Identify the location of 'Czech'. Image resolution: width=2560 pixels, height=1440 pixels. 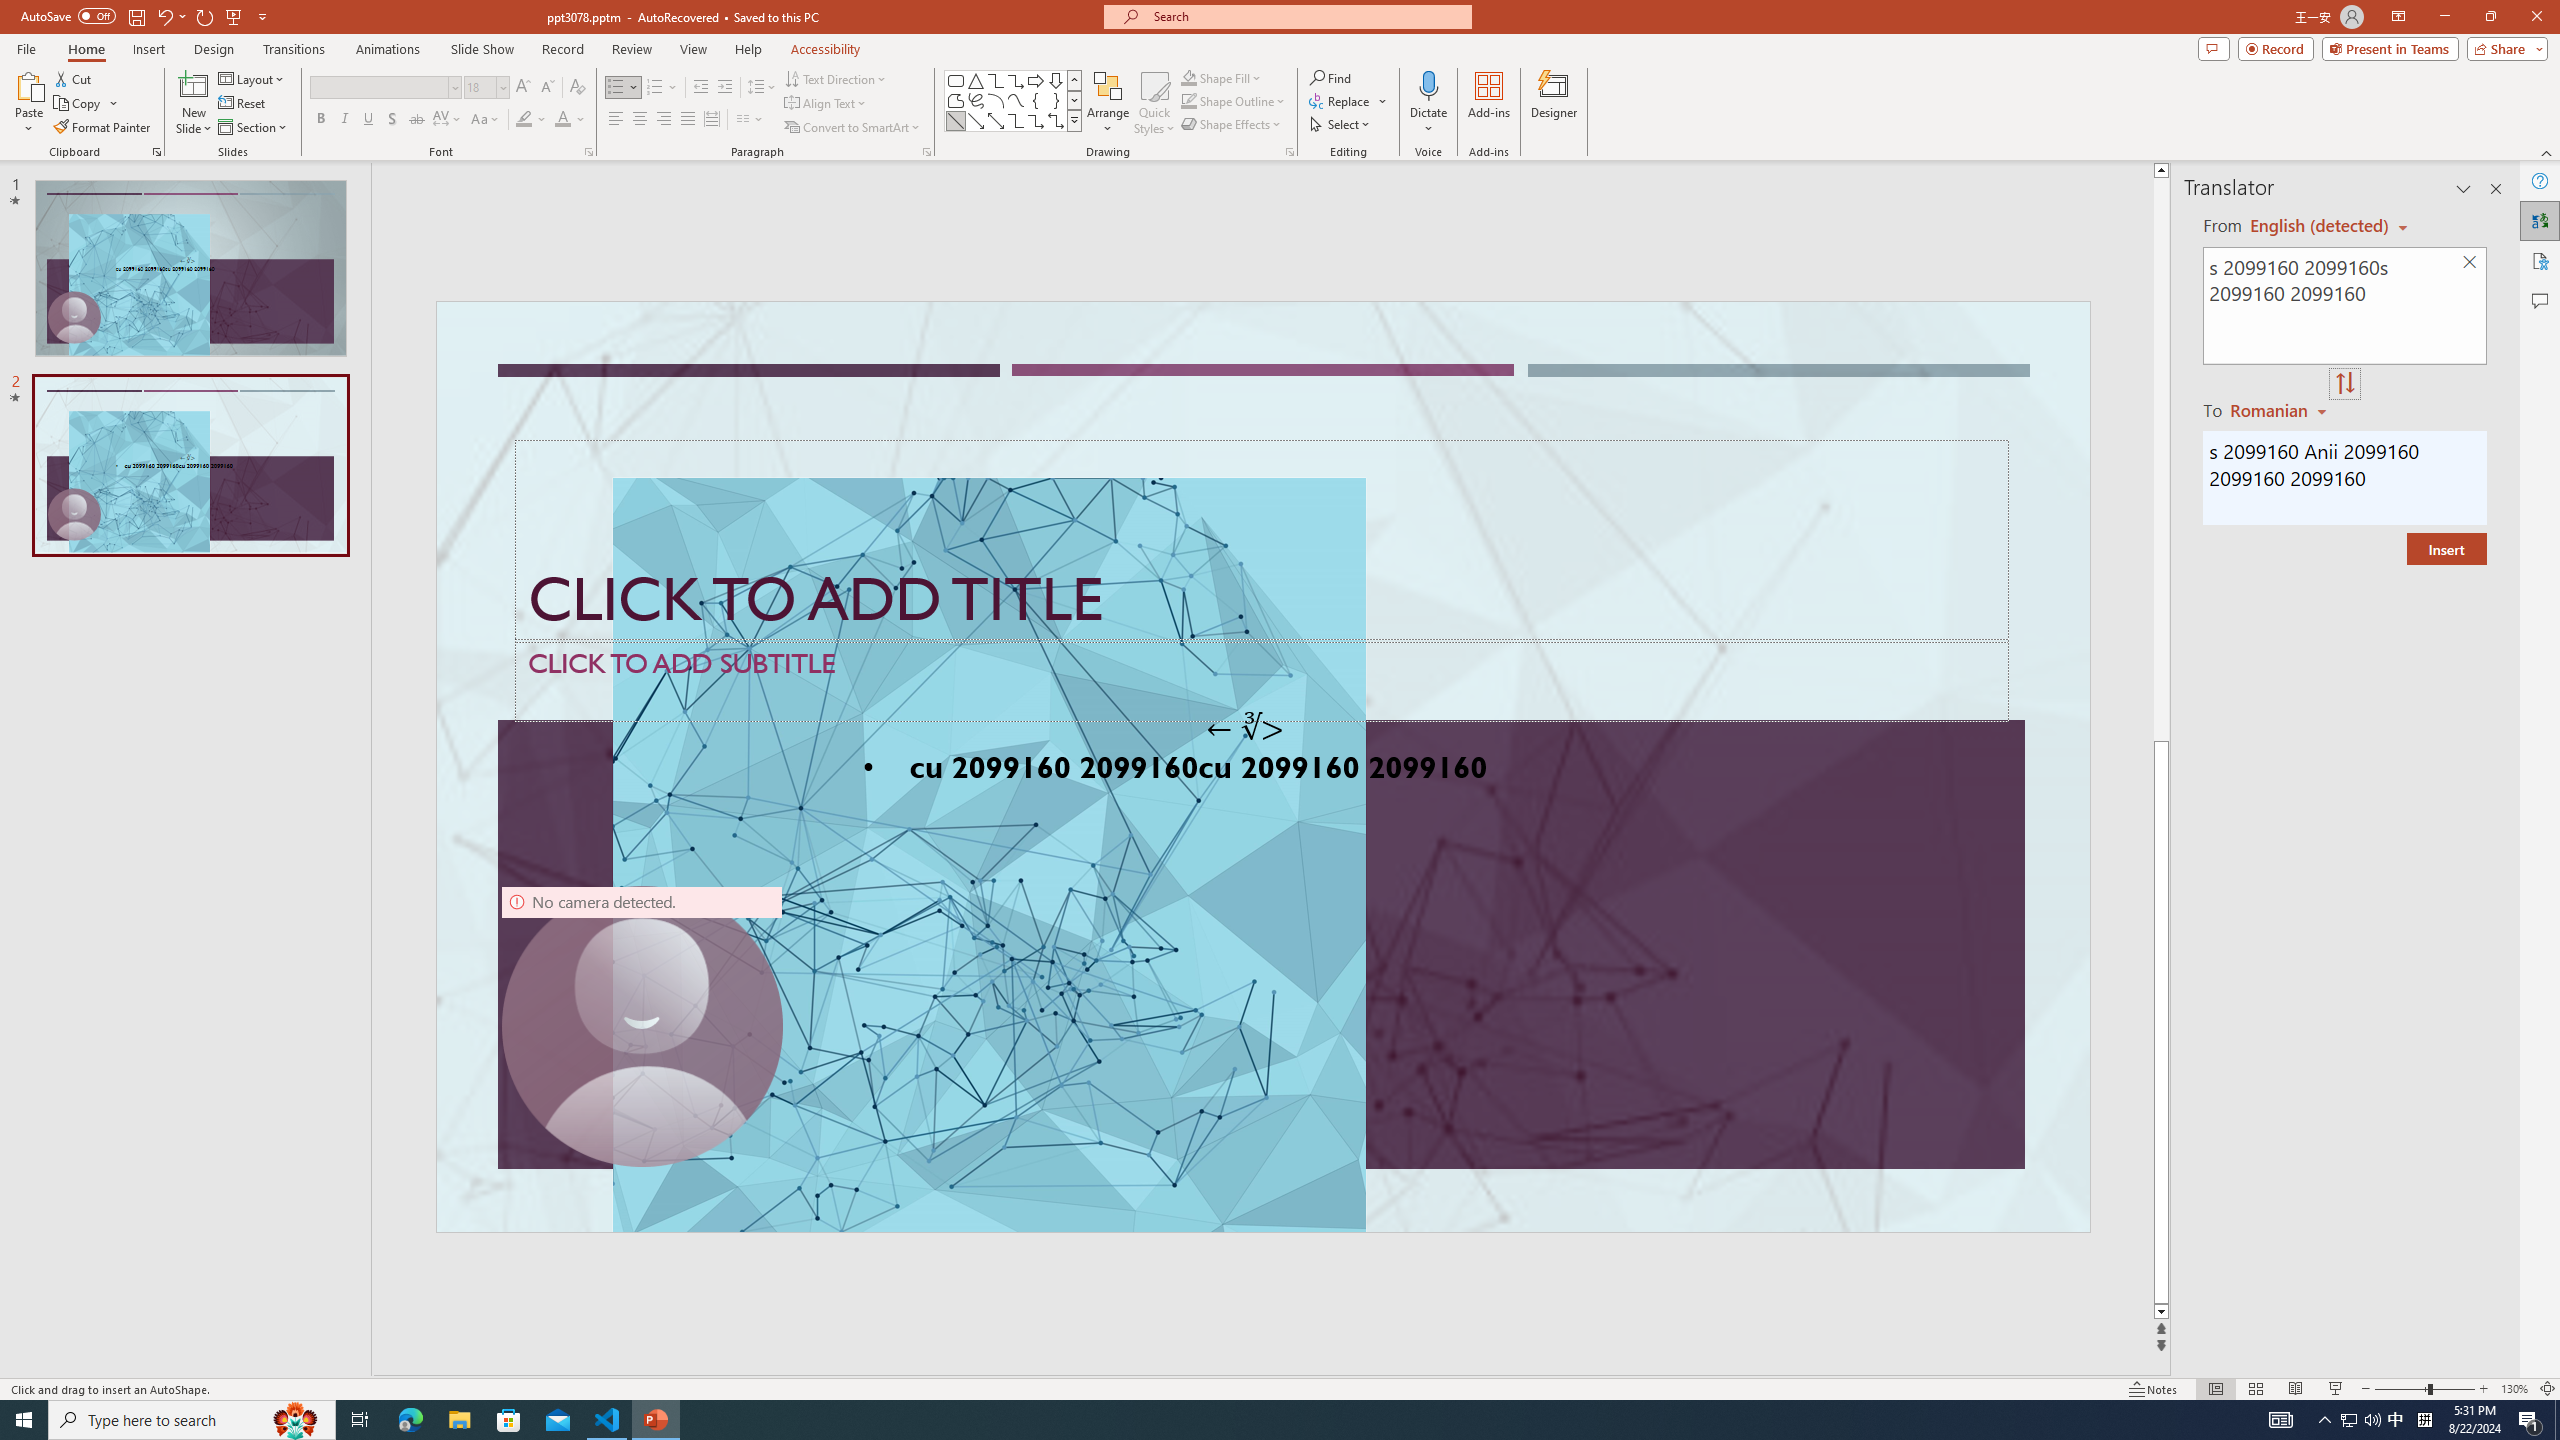
(2279, 409).